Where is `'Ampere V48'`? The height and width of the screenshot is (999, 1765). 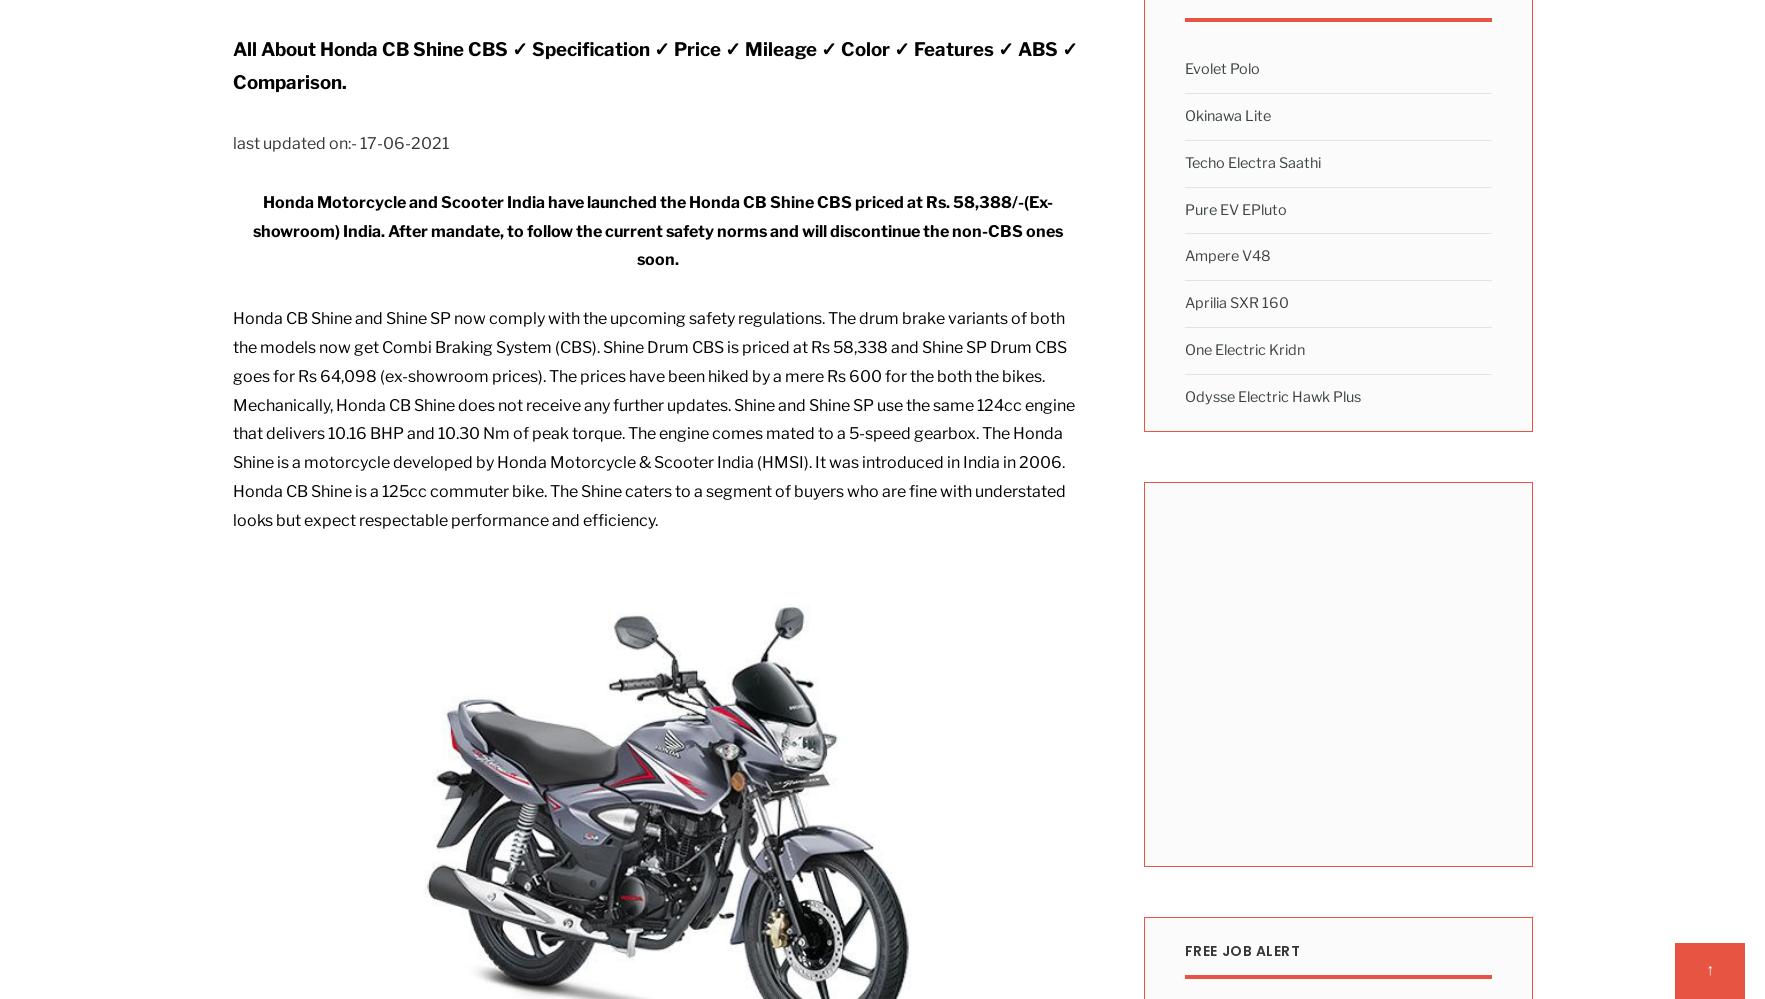 'Ampere V48' is located at coordinates (1227, 256).